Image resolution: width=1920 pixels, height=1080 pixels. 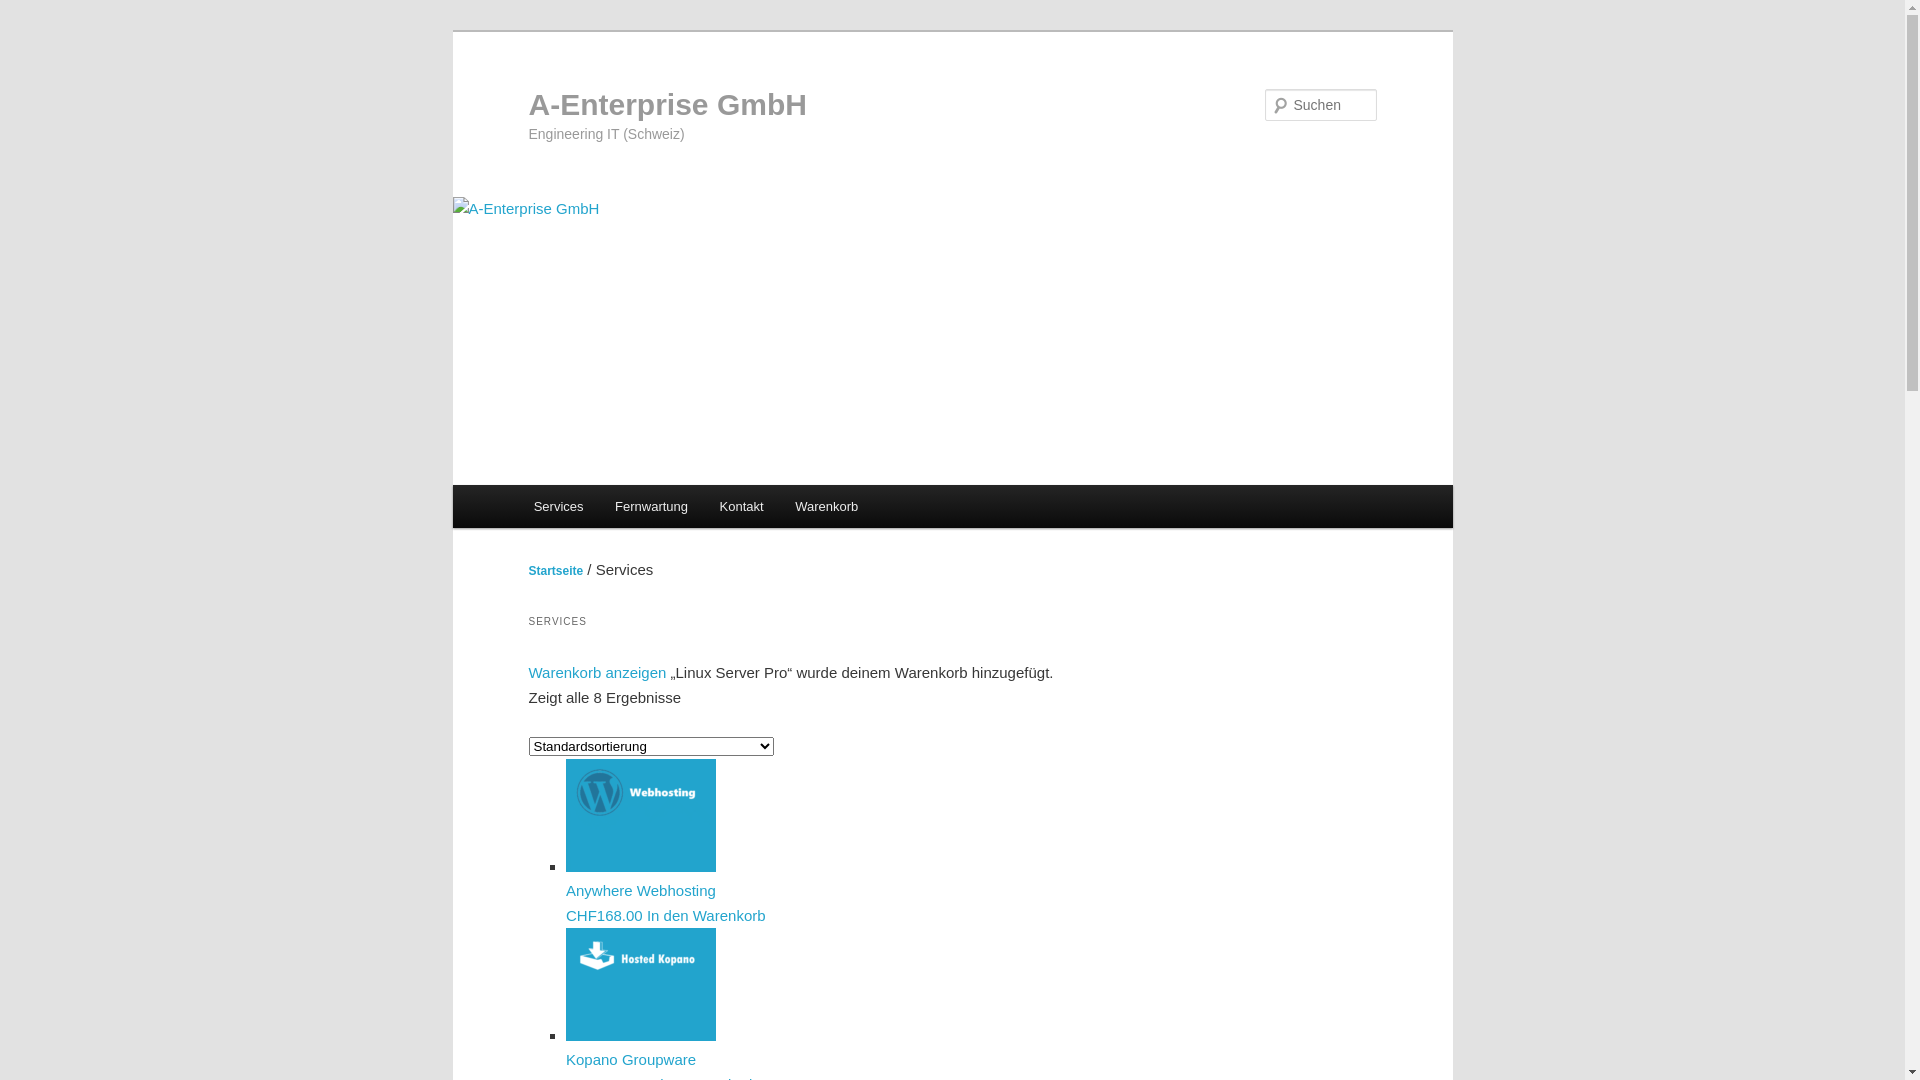 I want to click on 'Kontakt', so click(x=741, y=505).